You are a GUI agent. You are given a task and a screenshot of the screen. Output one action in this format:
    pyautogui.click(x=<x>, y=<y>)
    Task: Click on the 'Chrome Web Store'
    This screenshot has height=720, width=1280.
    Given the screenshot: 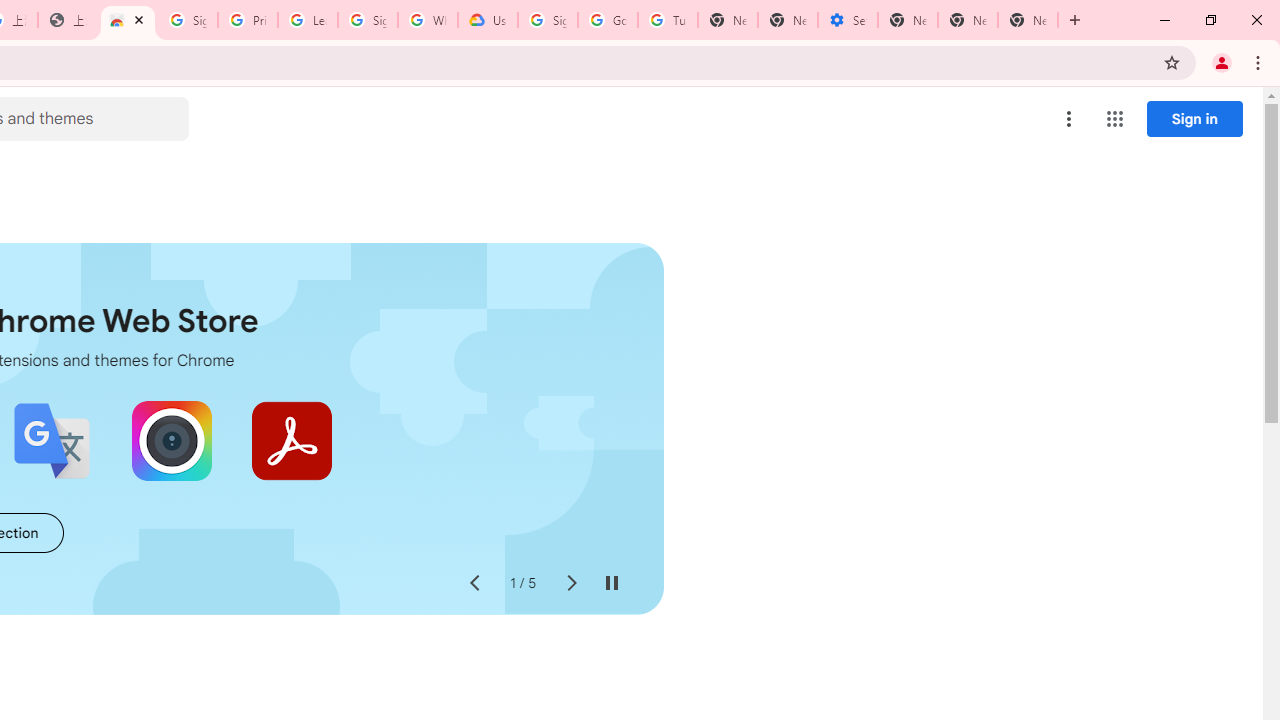 What is the action you would take?
    pyautogui.click(x=127, y=20)
    